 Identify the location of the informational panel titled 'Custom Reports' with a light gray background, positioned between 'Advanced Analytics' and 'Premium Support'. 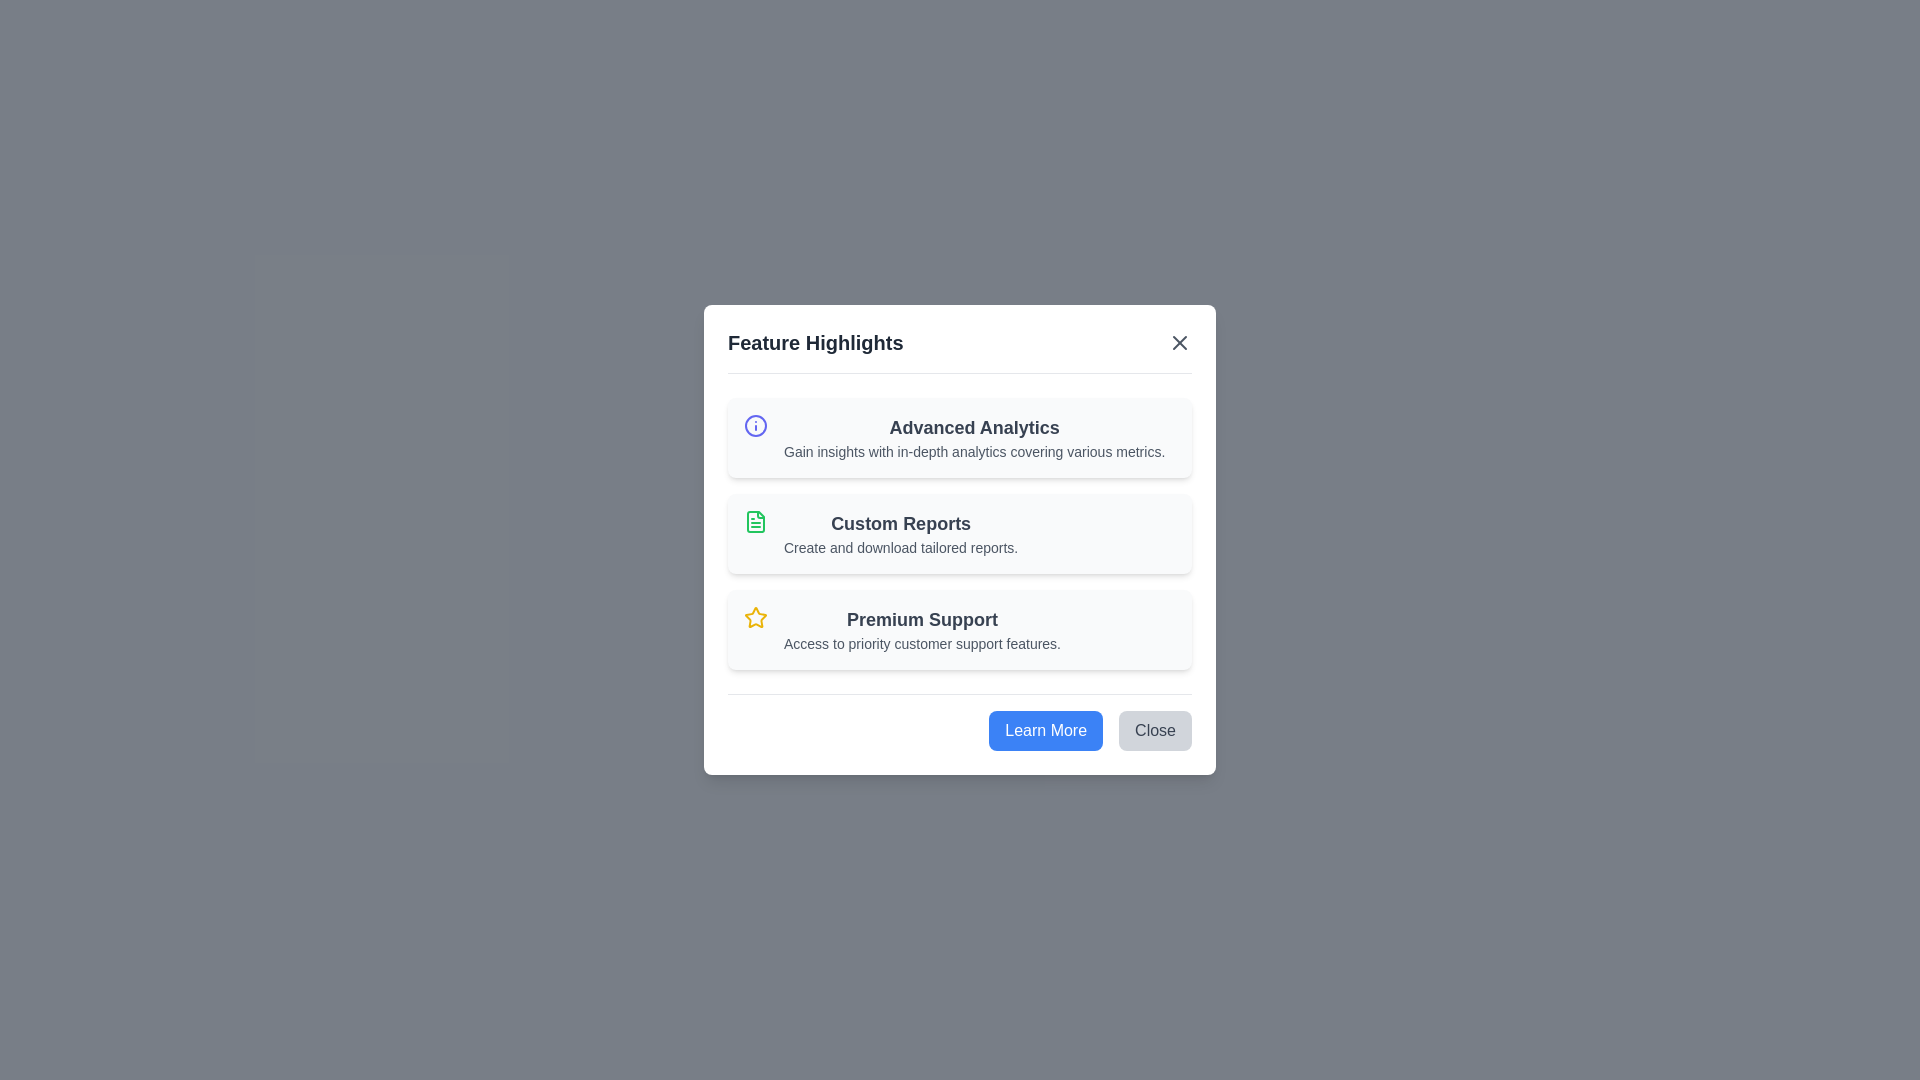
(960, 532).